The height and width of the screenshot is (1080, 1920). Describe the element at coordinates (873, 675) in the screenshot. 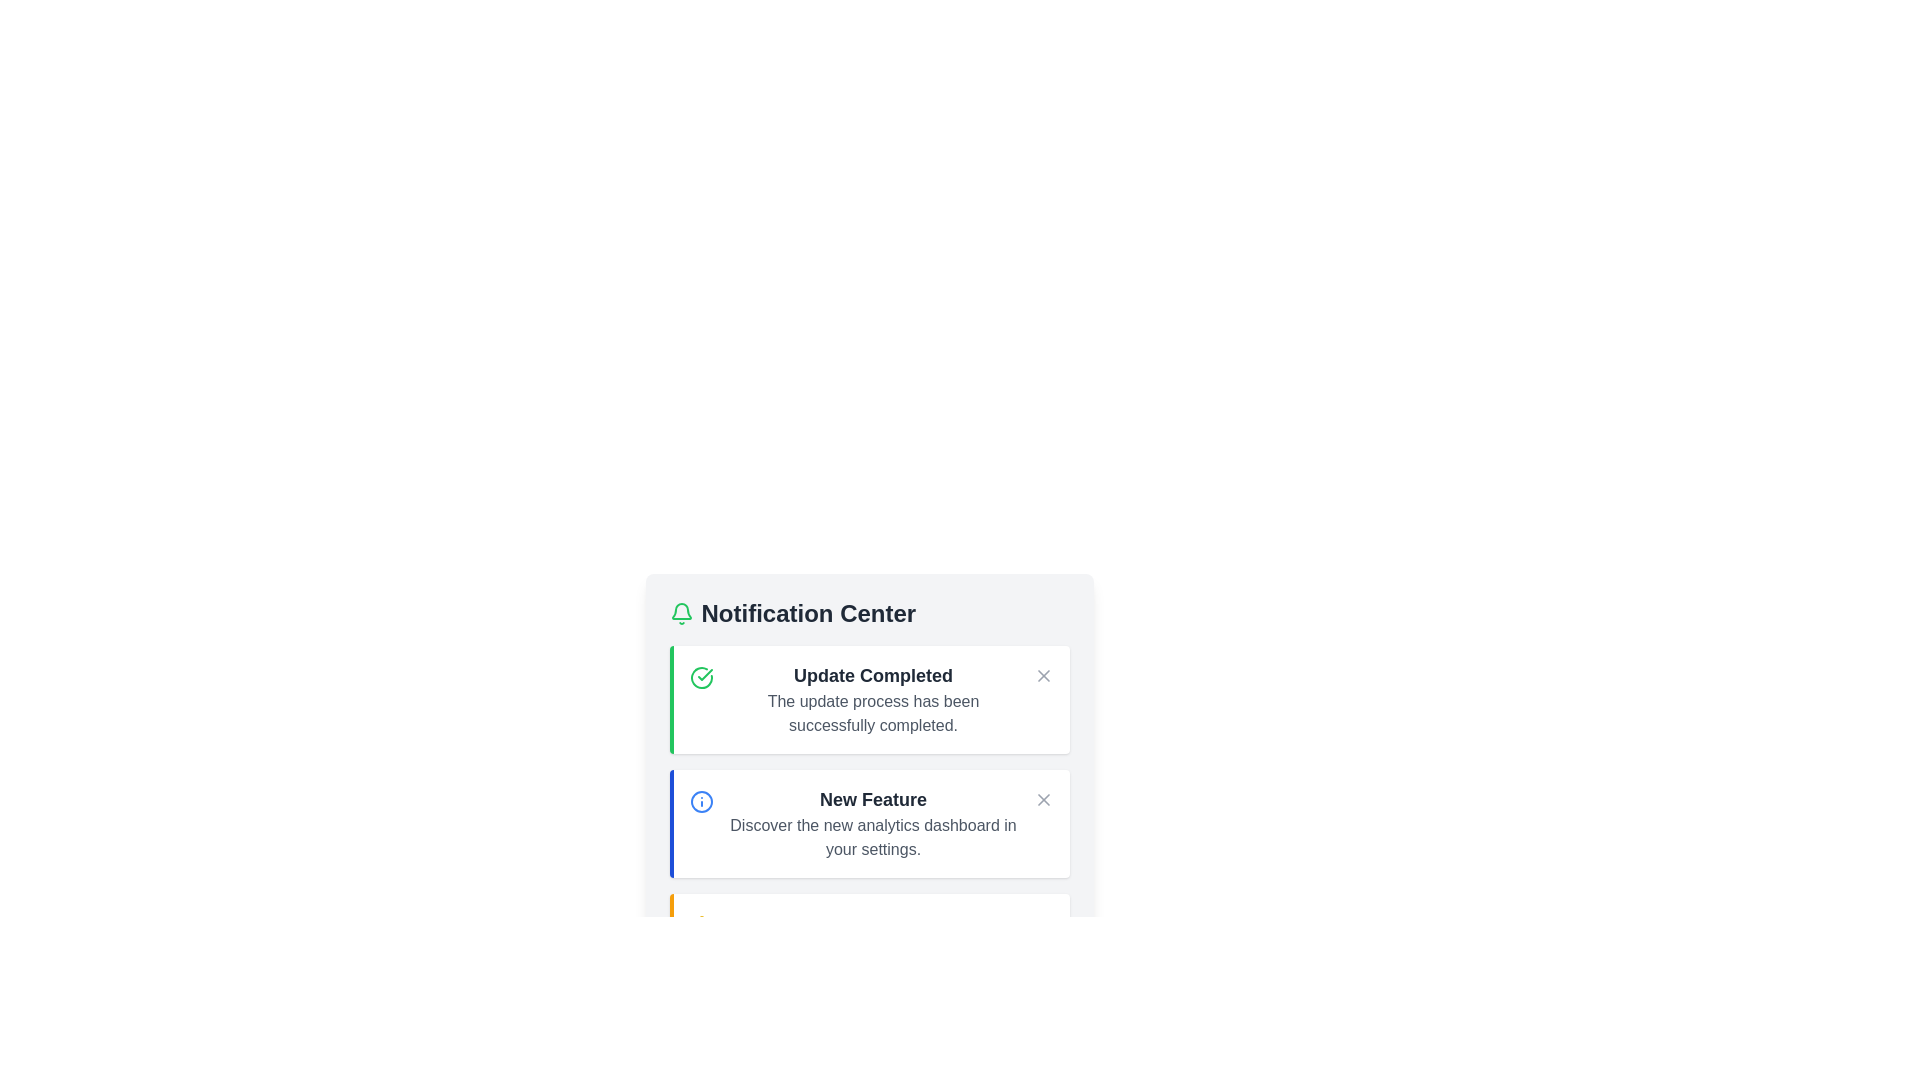

I see `title text label indicating the successful completion of the update process located at the top of the notification card` at that location.